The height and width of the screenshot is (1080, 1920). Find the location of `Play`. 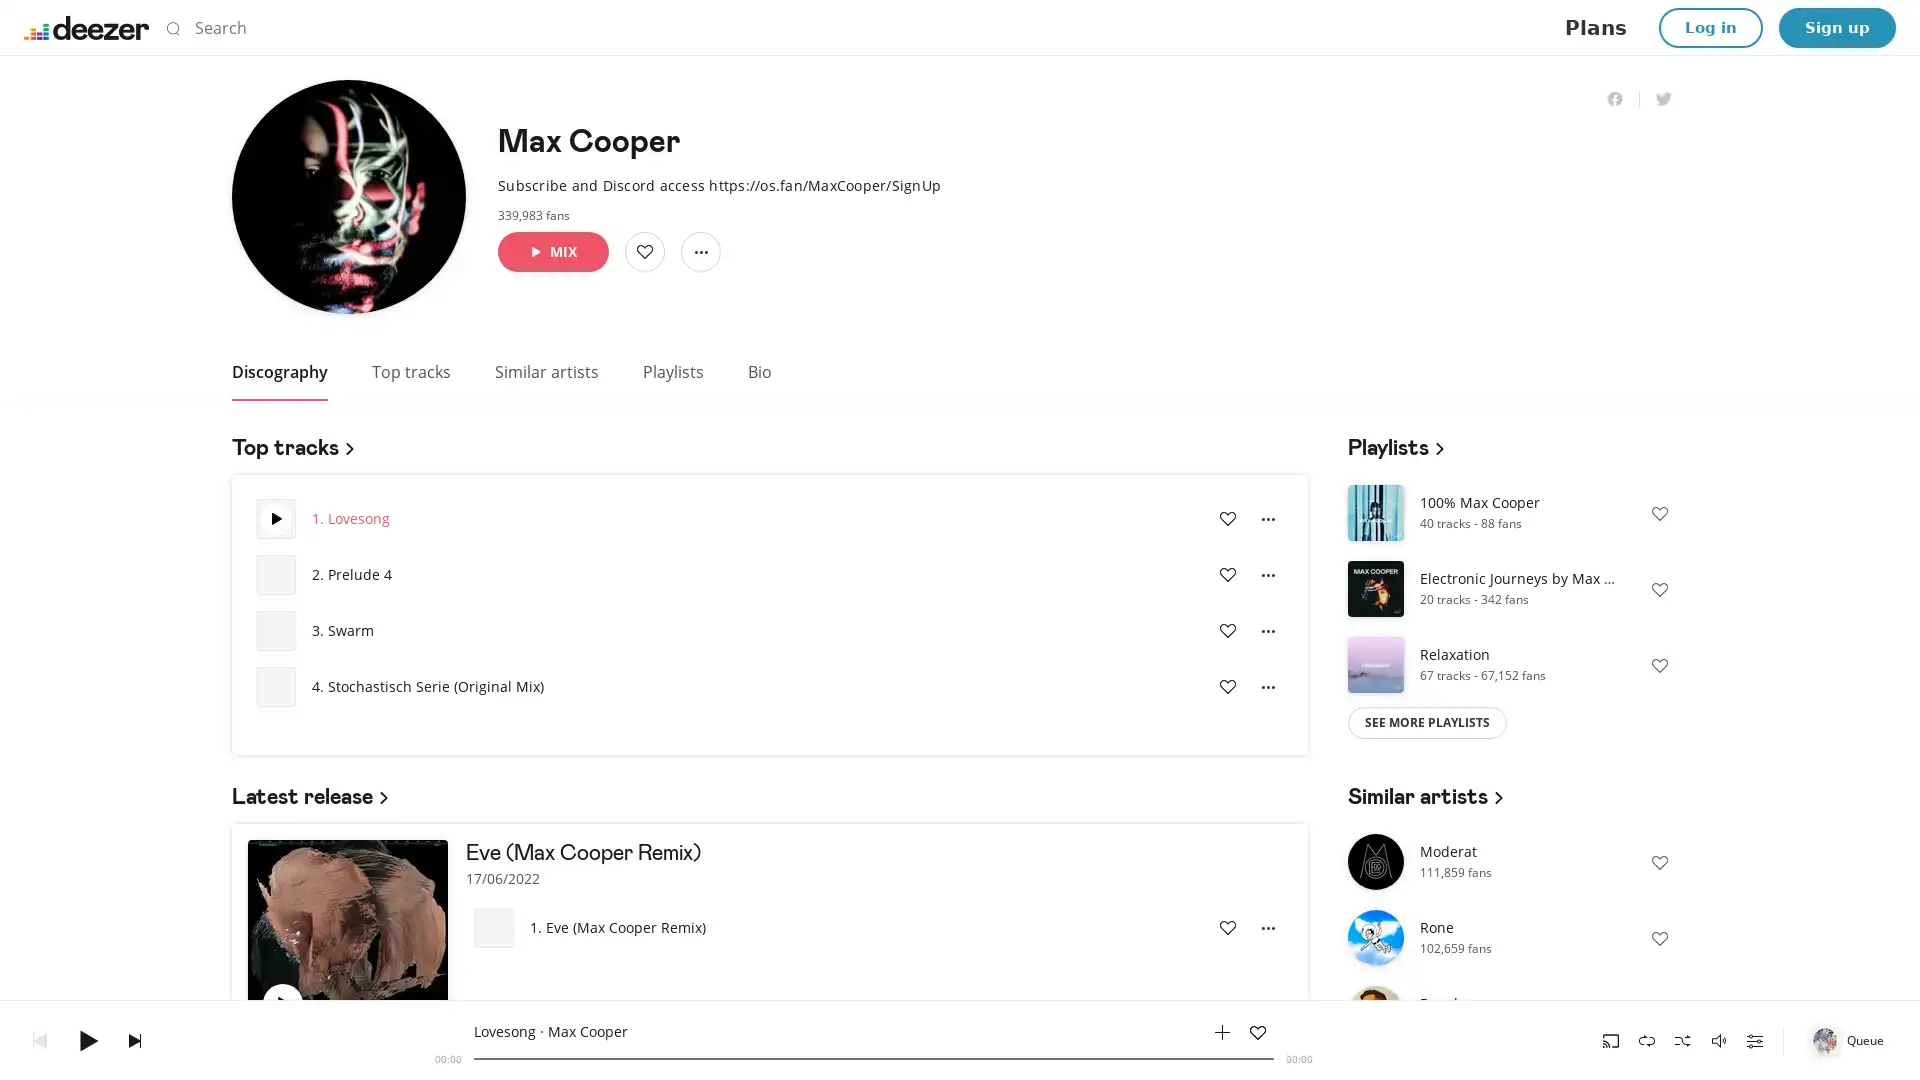

Play is located at coordinates (282, 1003).